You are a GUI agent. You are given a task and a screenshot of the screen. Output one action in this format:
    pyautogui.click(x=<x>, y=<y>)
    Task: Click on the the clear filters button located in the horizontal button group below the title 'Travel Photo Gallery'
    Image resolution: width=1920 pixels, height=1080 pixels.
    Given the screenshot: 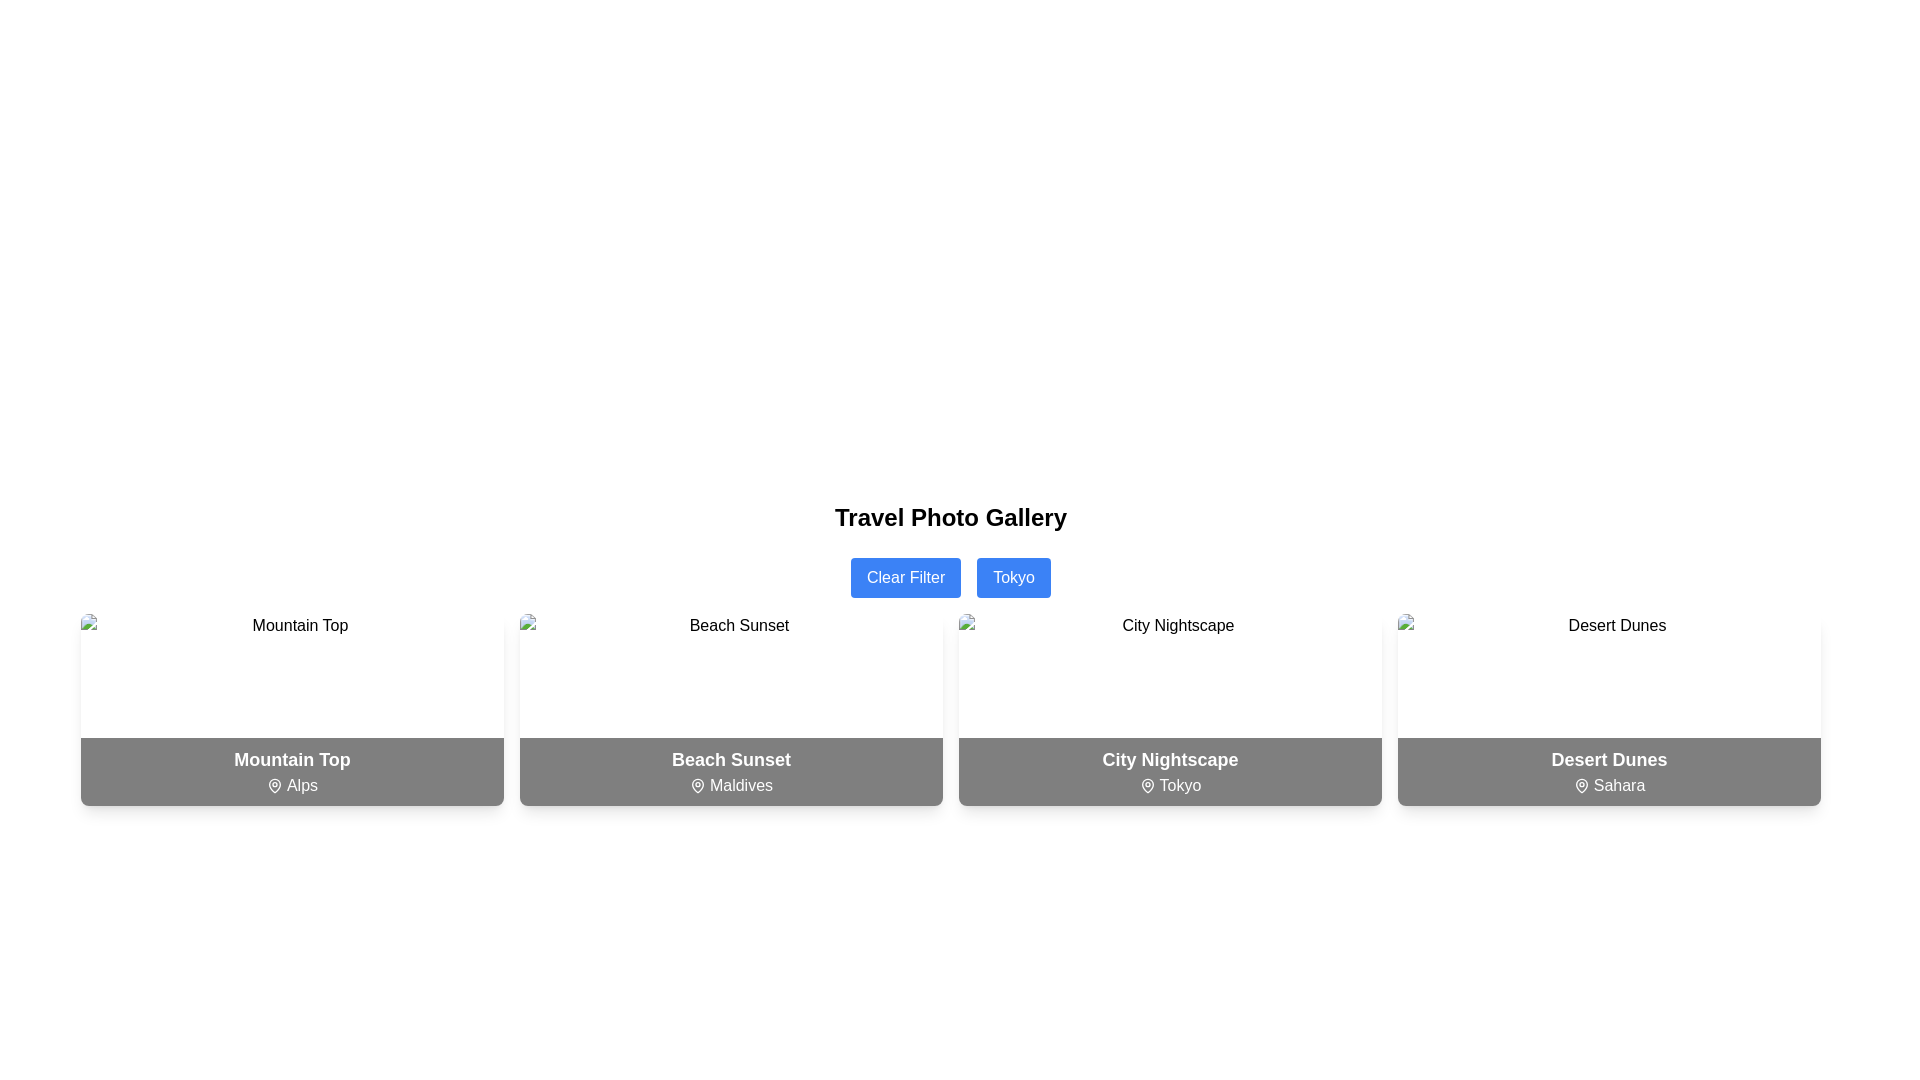 What is the action you would take?
    pyautogui.click(x=949, y=578)
    